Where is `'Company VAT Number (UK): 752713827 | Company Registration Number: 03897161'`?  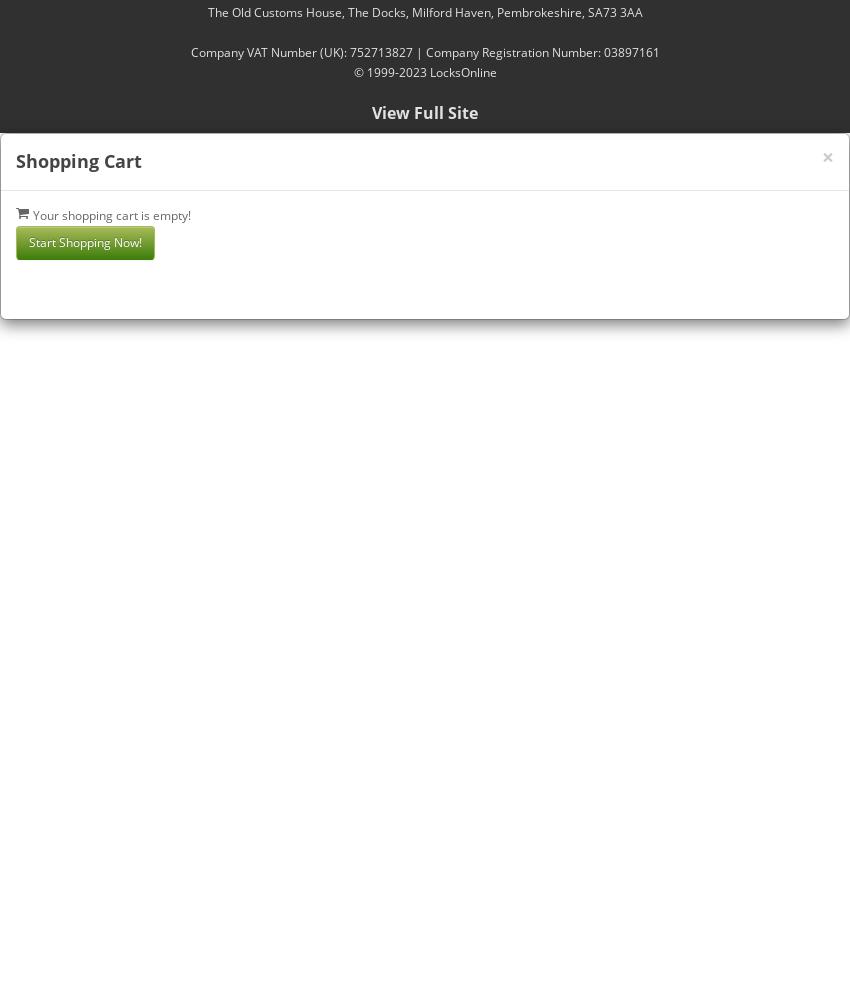 'Company VAT Number (UK): 752713827 | Company Registration Number: 03897161' is located at coordinates (424, 52).